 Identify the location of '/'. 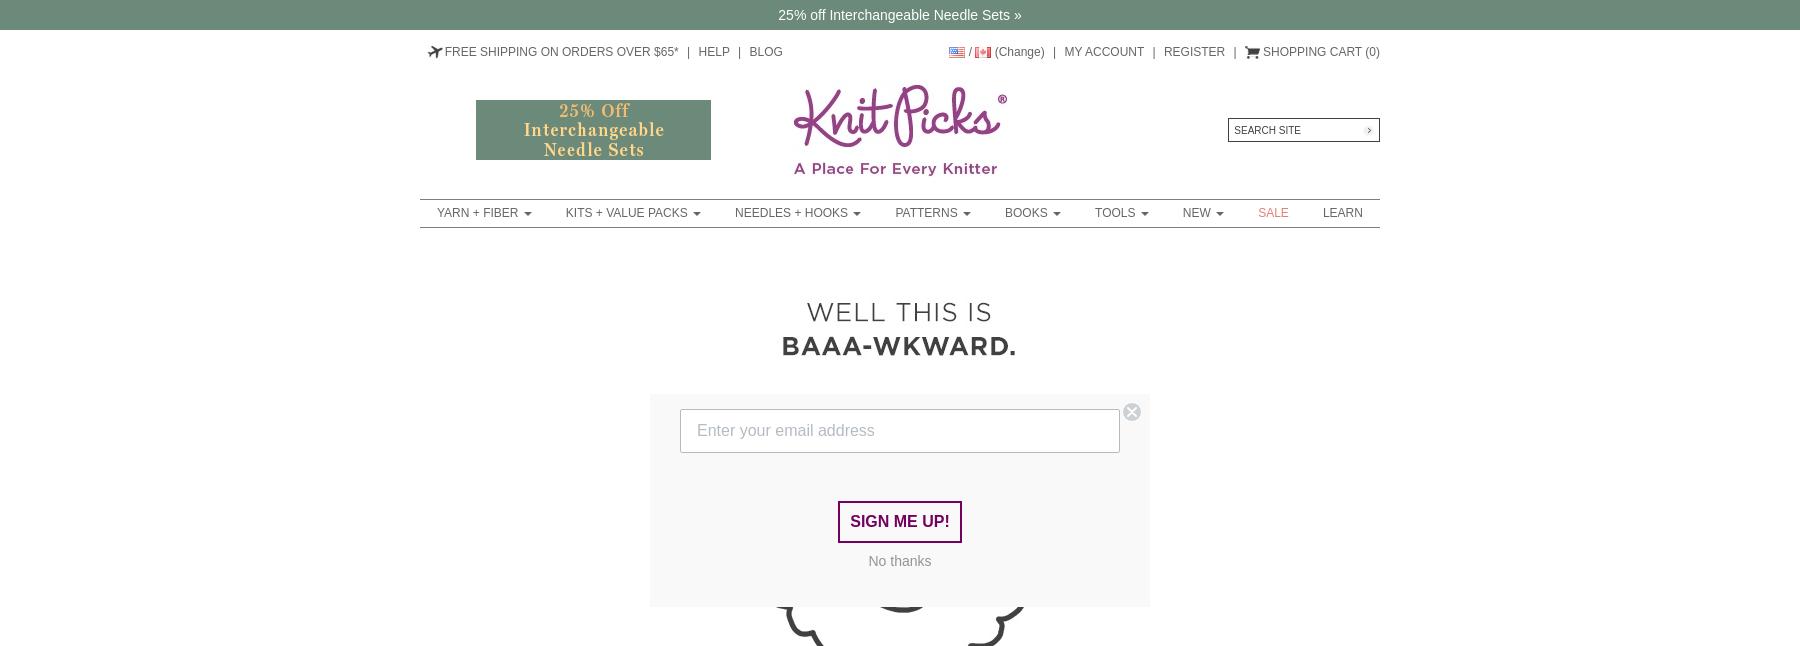
(969, 51).